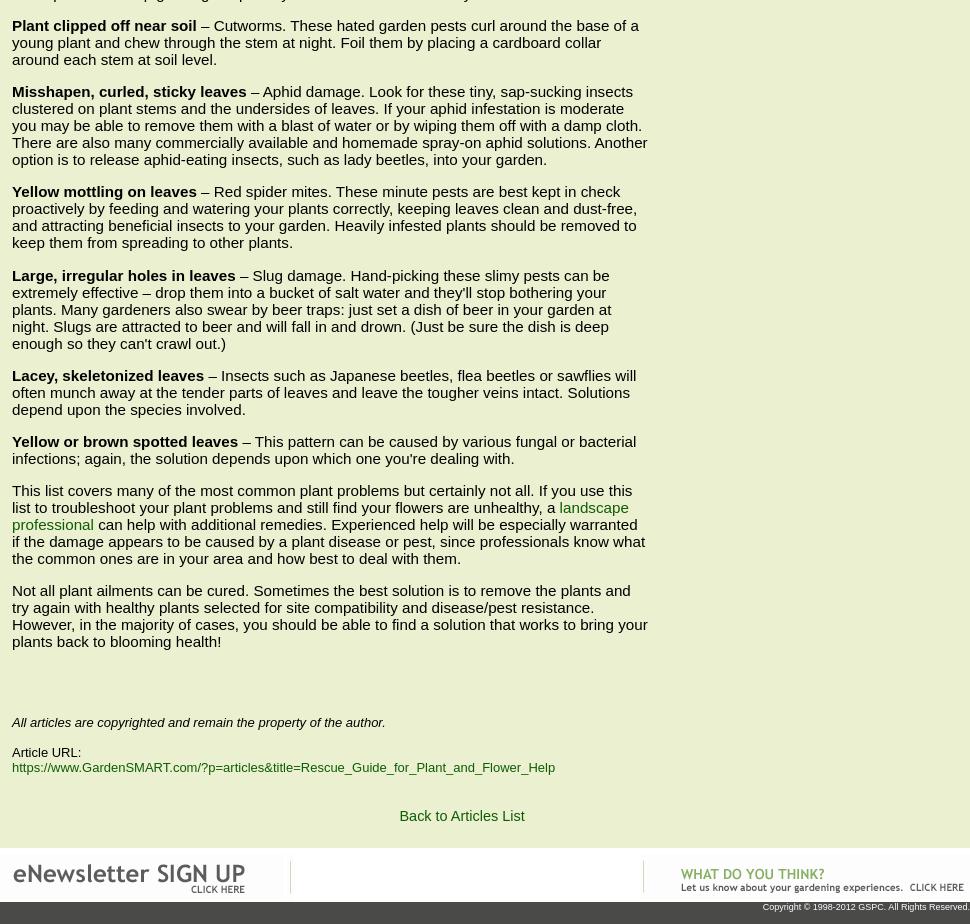  I want to click on 'Copyright © 1998-2012 GSPC. All Rights Reserved.', so click(864, 905).